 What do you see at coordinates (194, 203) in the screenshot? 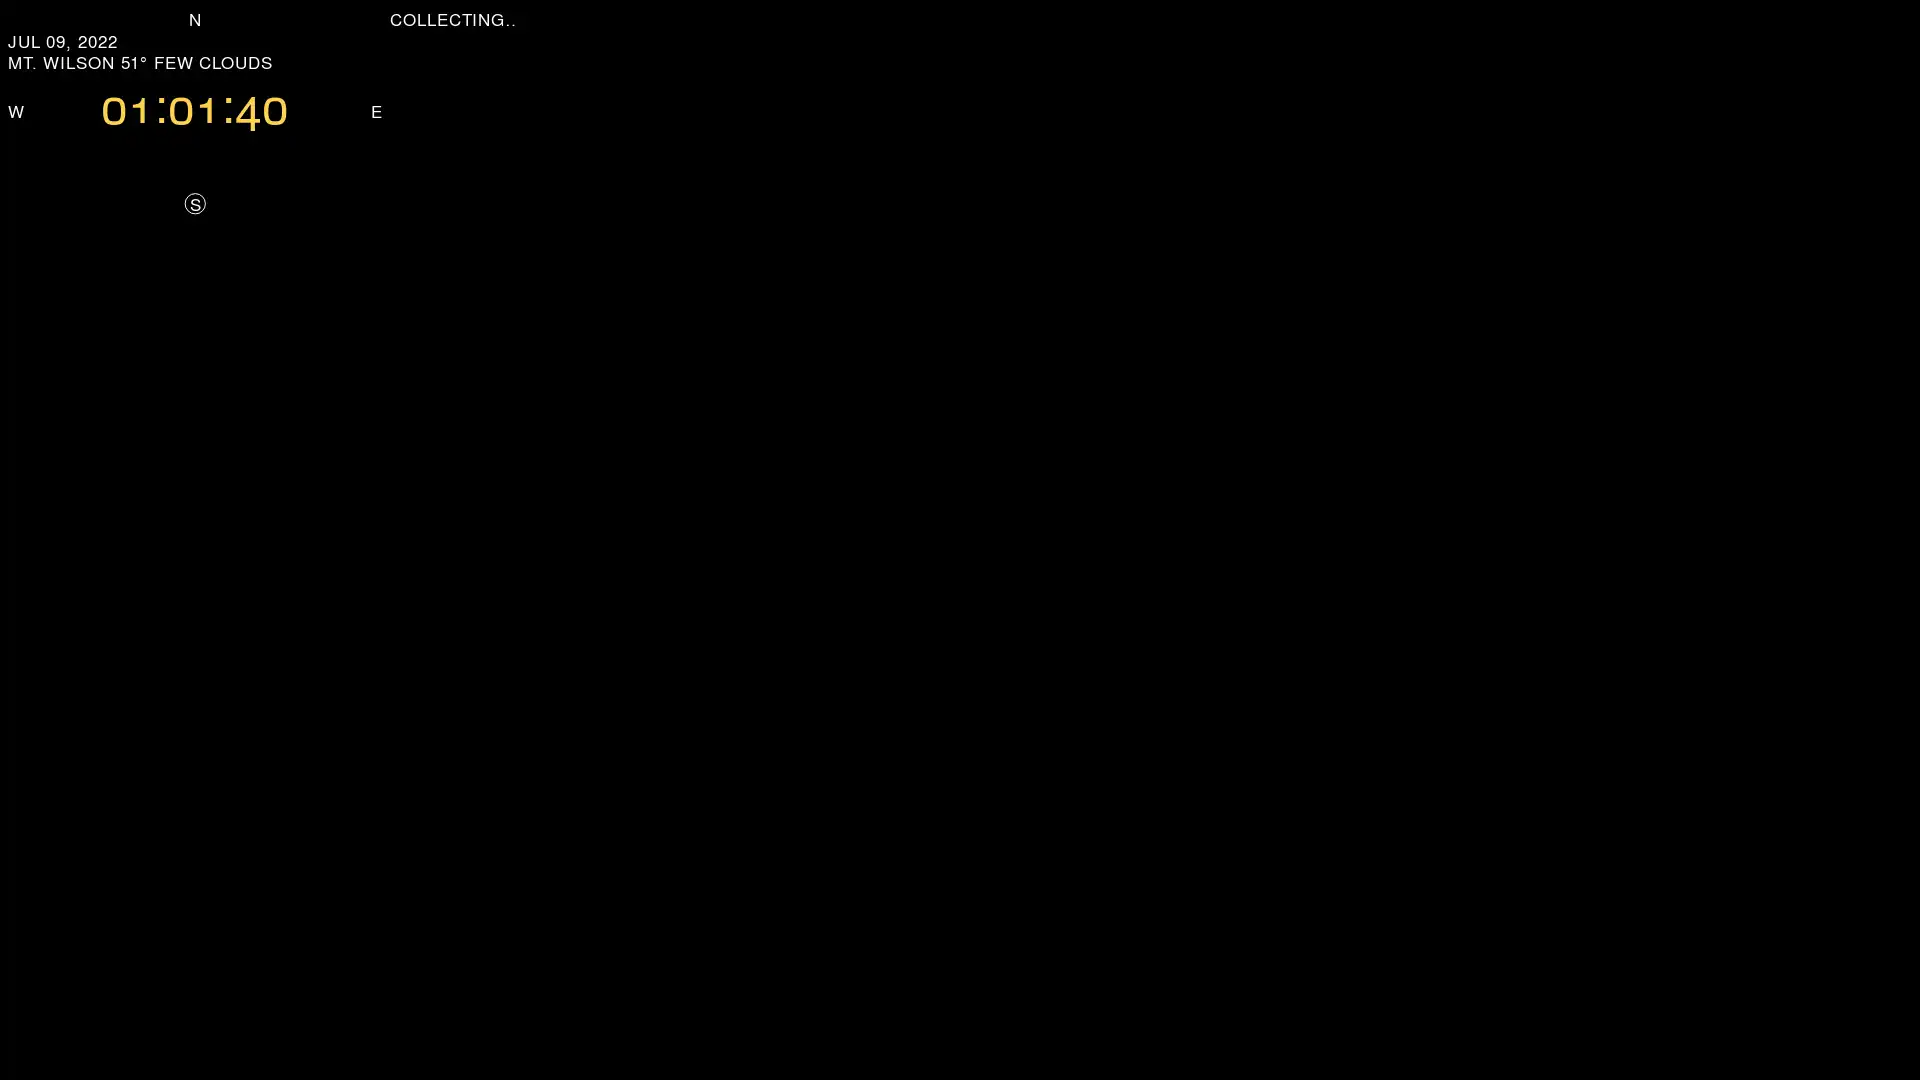
I see `S` at bounding box center [194, 203].